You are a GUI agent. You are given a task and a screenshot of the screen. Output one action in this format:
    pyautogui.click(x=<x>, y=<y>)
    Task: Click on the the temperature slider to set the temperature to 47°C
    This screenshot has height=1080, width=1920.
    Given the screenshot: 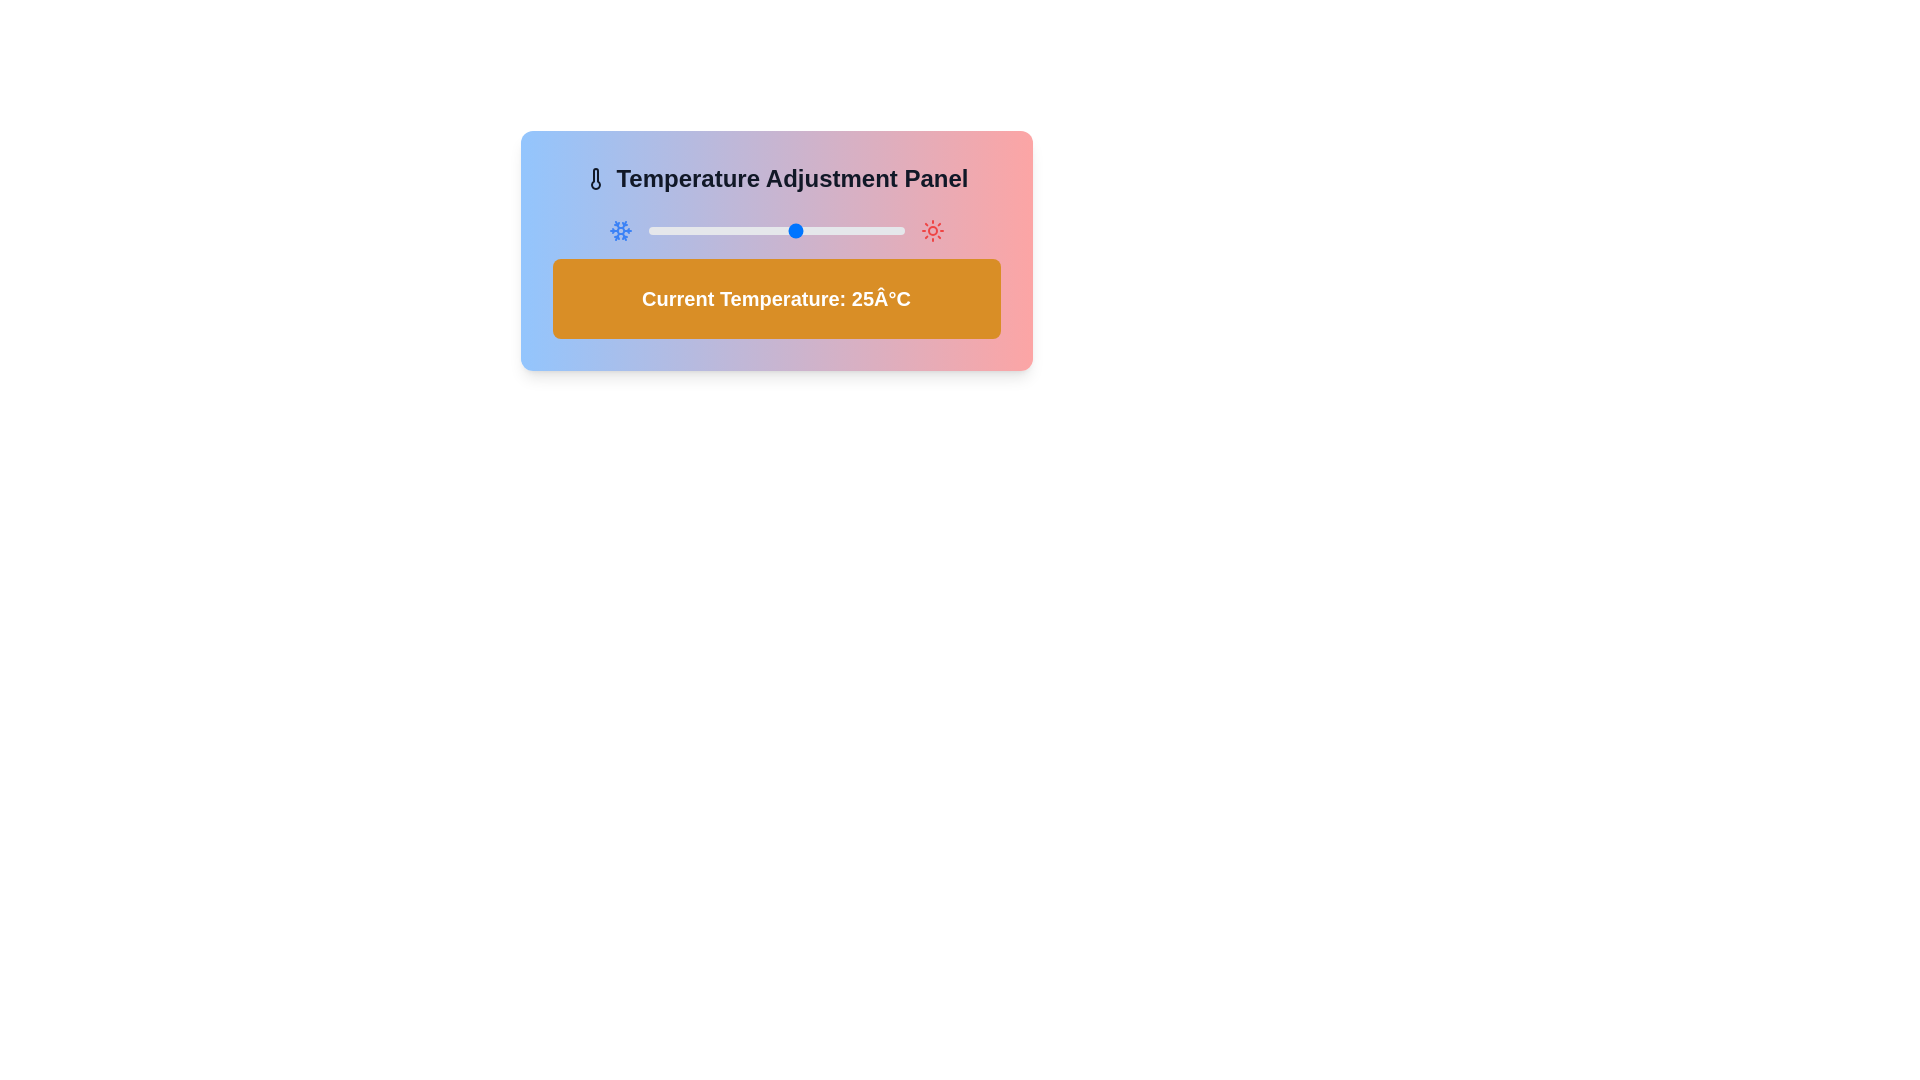 What is the action you would take?
    pyautogui.click(x=890, y=230)
    